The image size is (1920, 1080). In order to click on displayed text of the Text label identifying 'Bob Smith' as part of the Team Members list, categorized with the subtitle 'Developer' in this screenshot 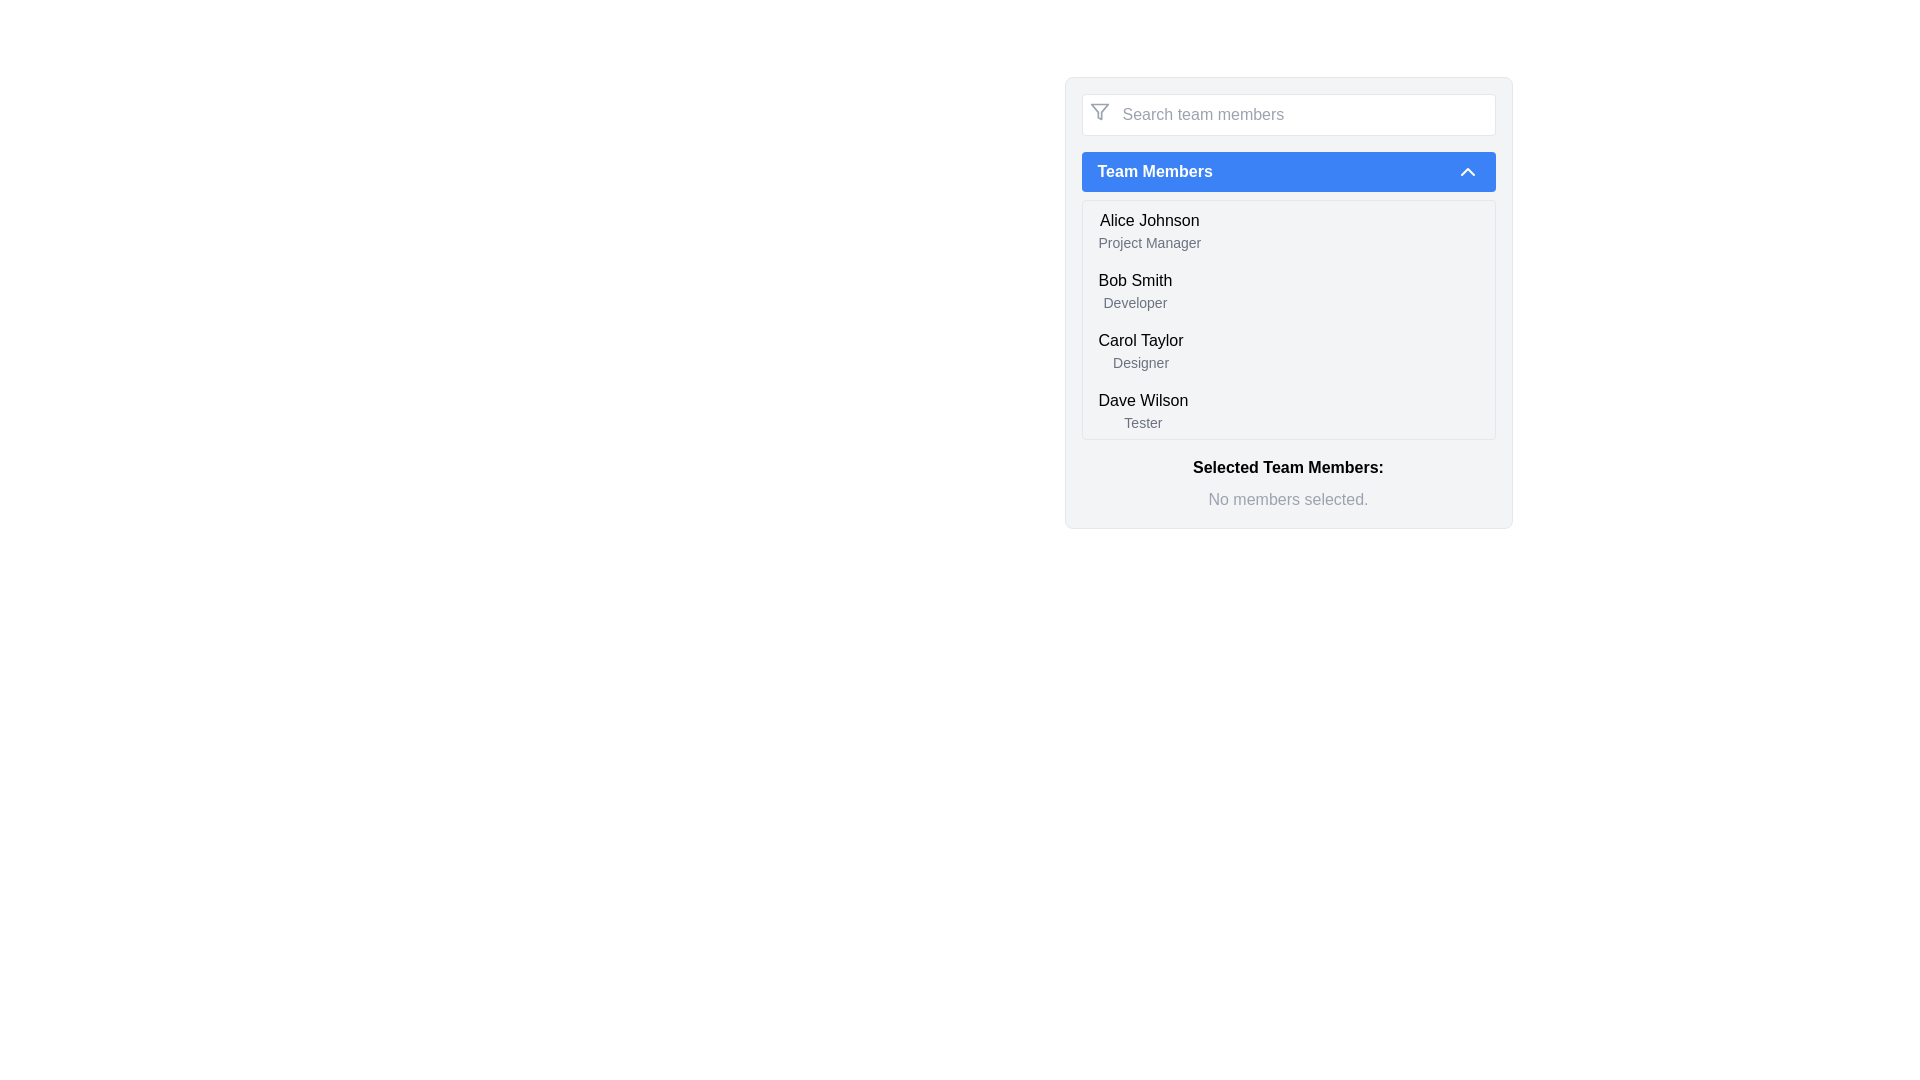, I will do `click(1135, 281)`.